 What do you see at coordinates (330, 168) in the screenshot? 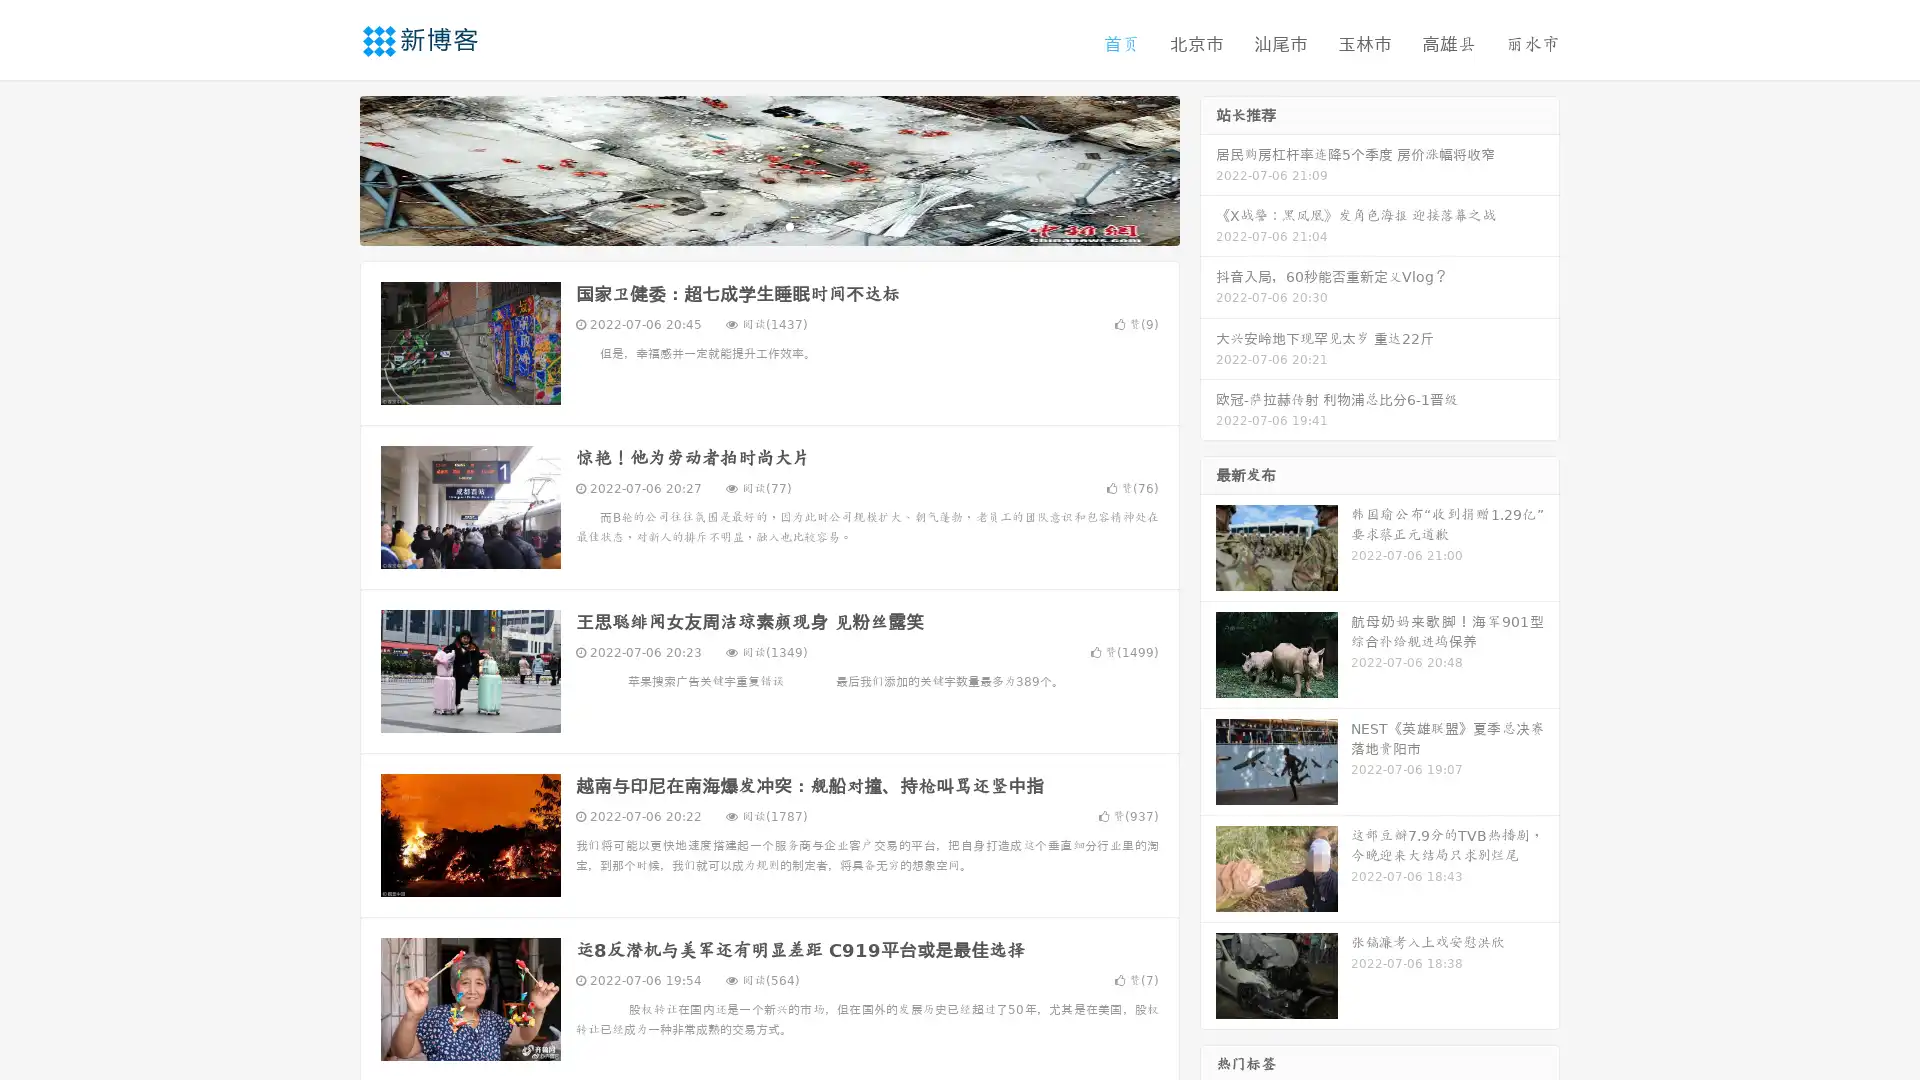
I see `Previous slide` at bounding box center [330, 168].